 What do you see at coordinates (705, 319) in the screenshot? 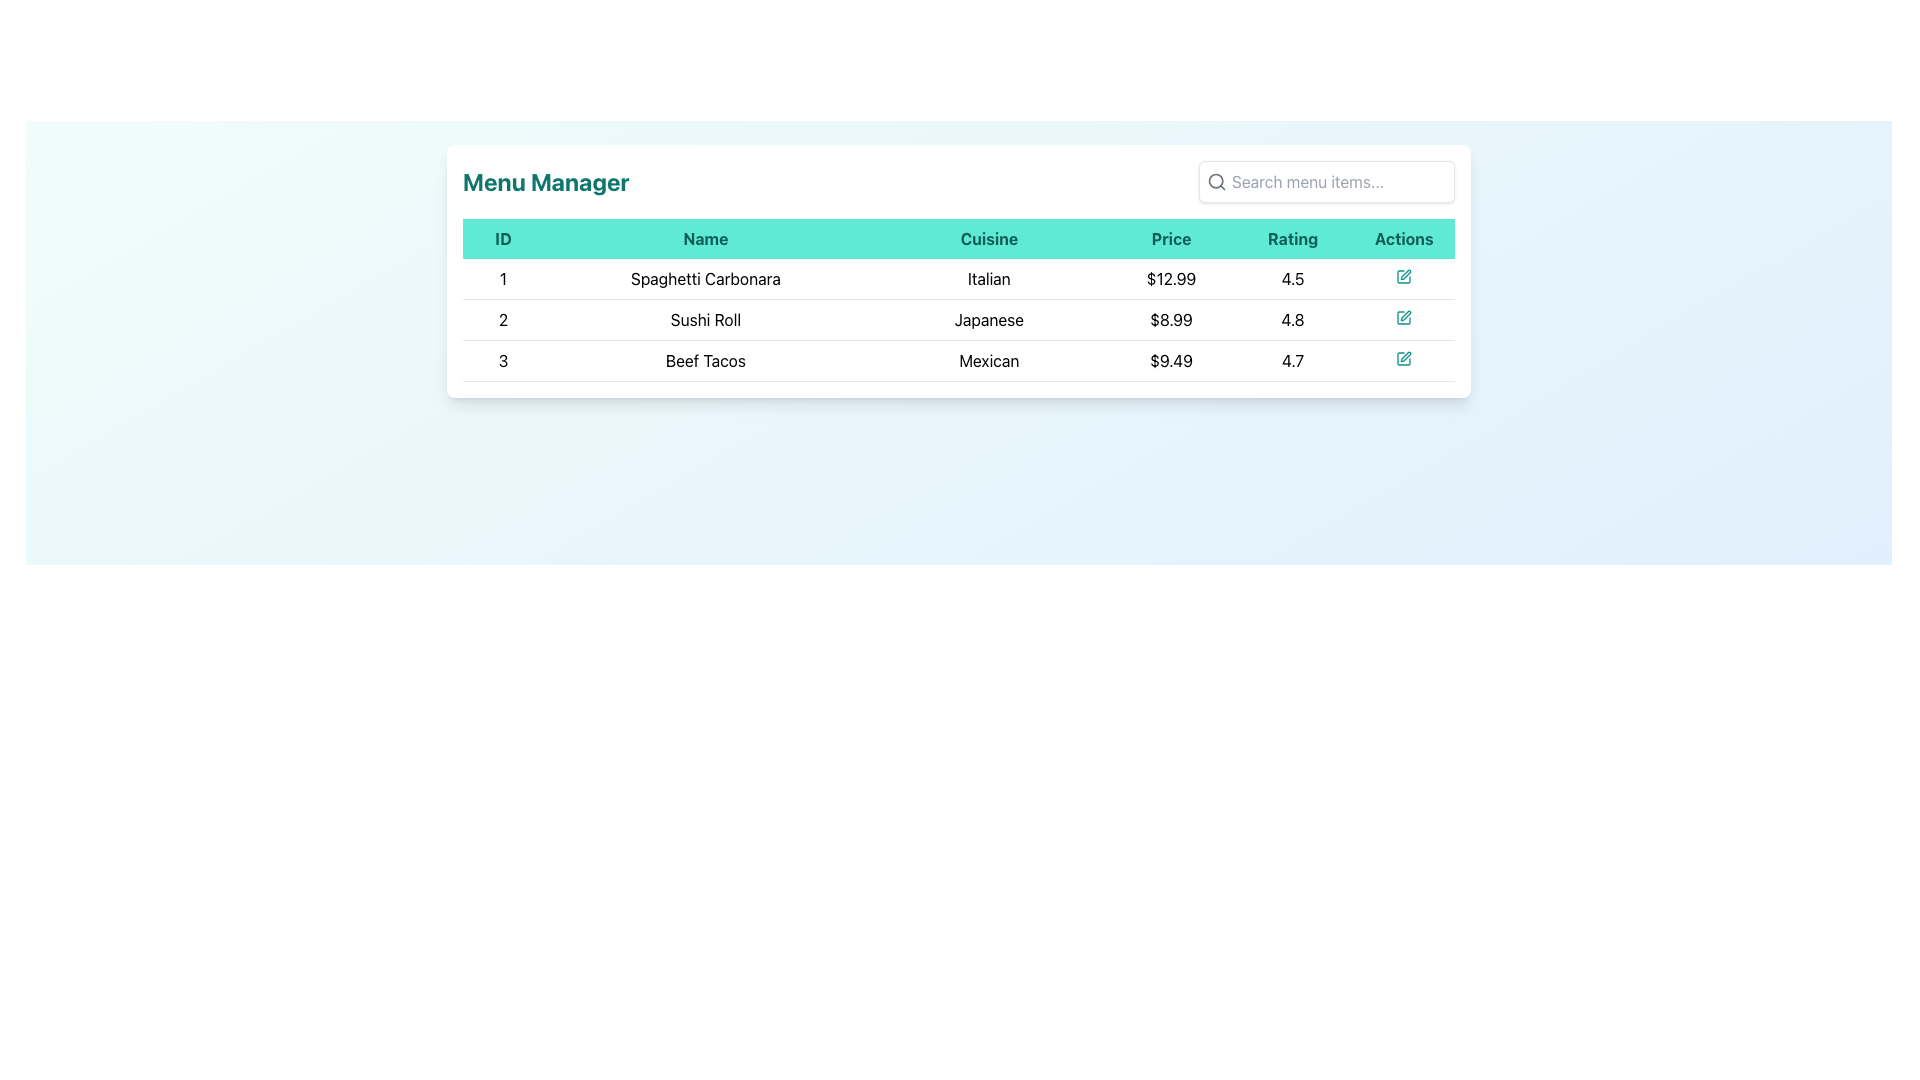
I see `the text label displaying the menu item 'Sushi Roll', which is located in the second column of the second row of the table, between '2' and 'Japanese'` at bounding box center [705, 319].